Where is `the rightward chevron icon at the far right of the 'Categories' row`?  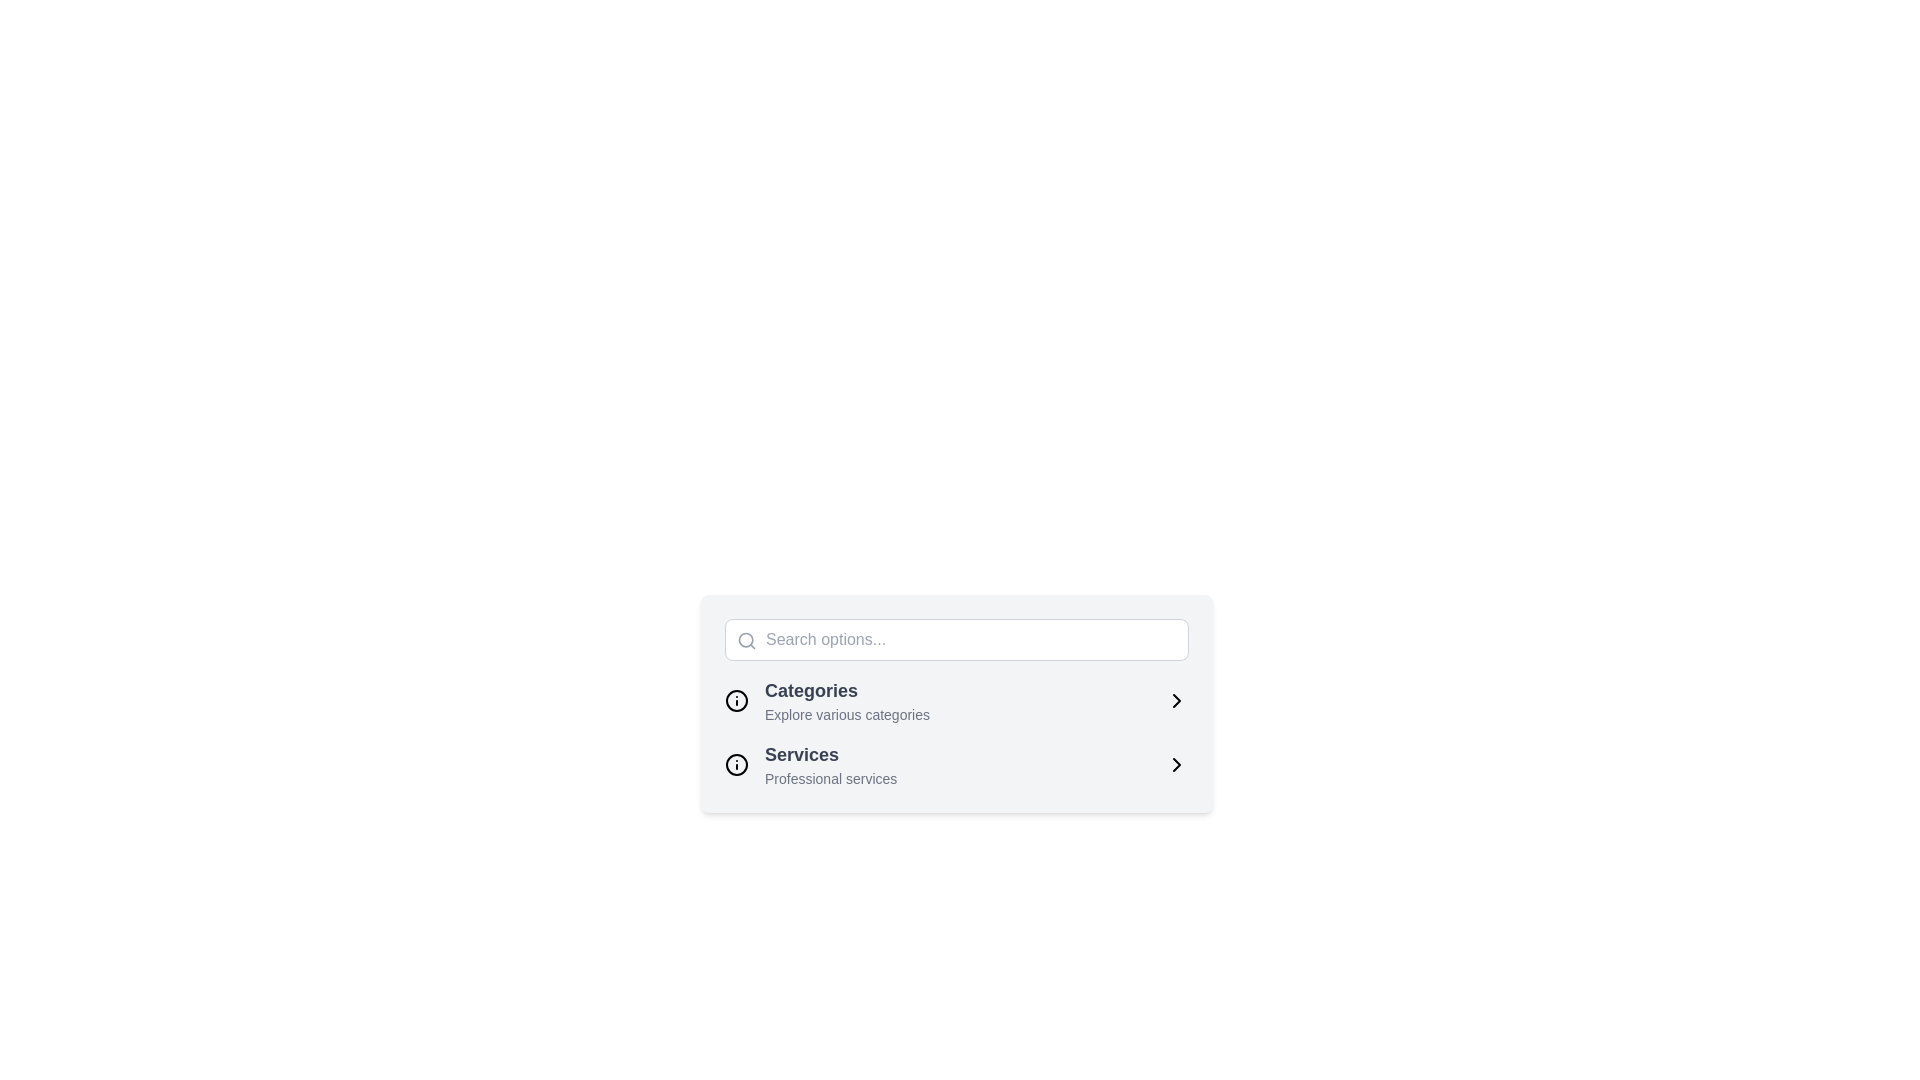 the rightward chevron icon at the far right of the 'Categories' row is located at coordinates (1176, 700).